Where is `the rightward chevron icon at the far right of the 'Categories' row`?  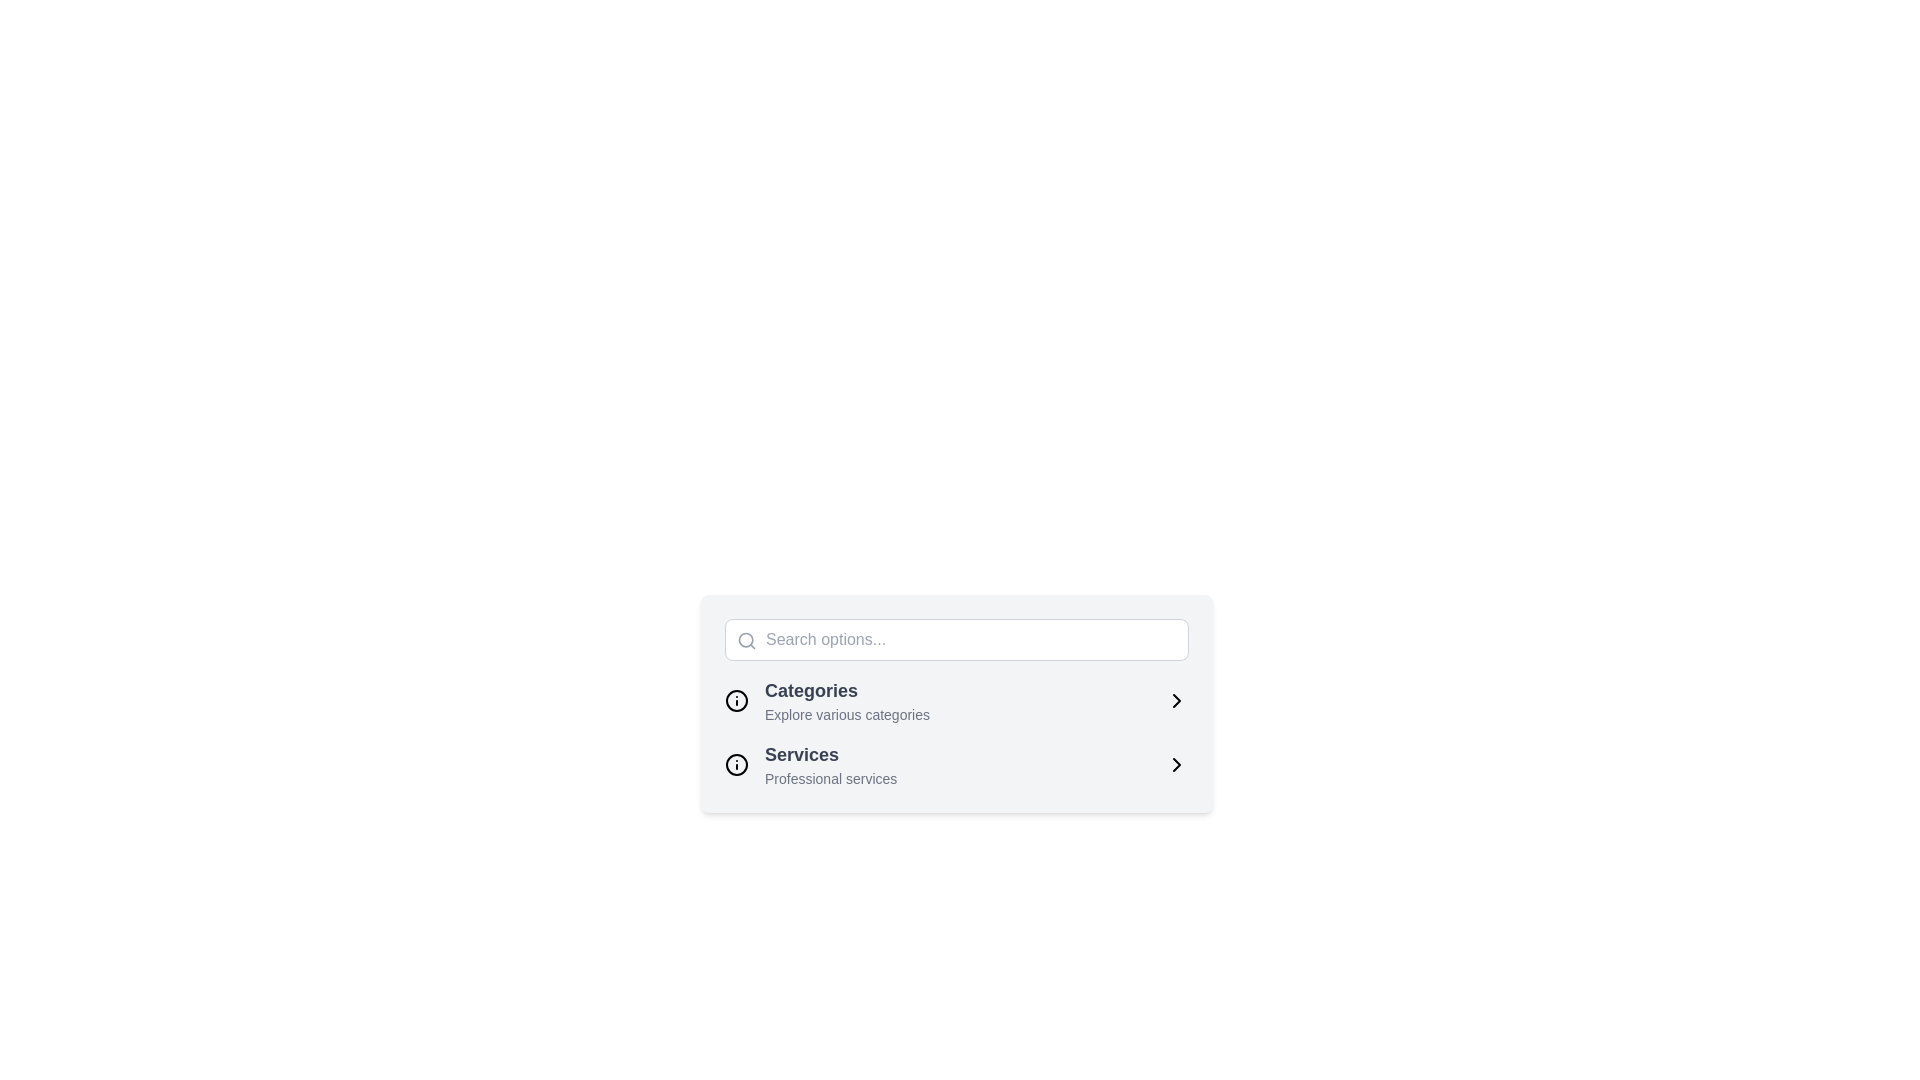 the rightward chevron icon at the far right of the 'Categories' row is located at coordinates (1176, 700).